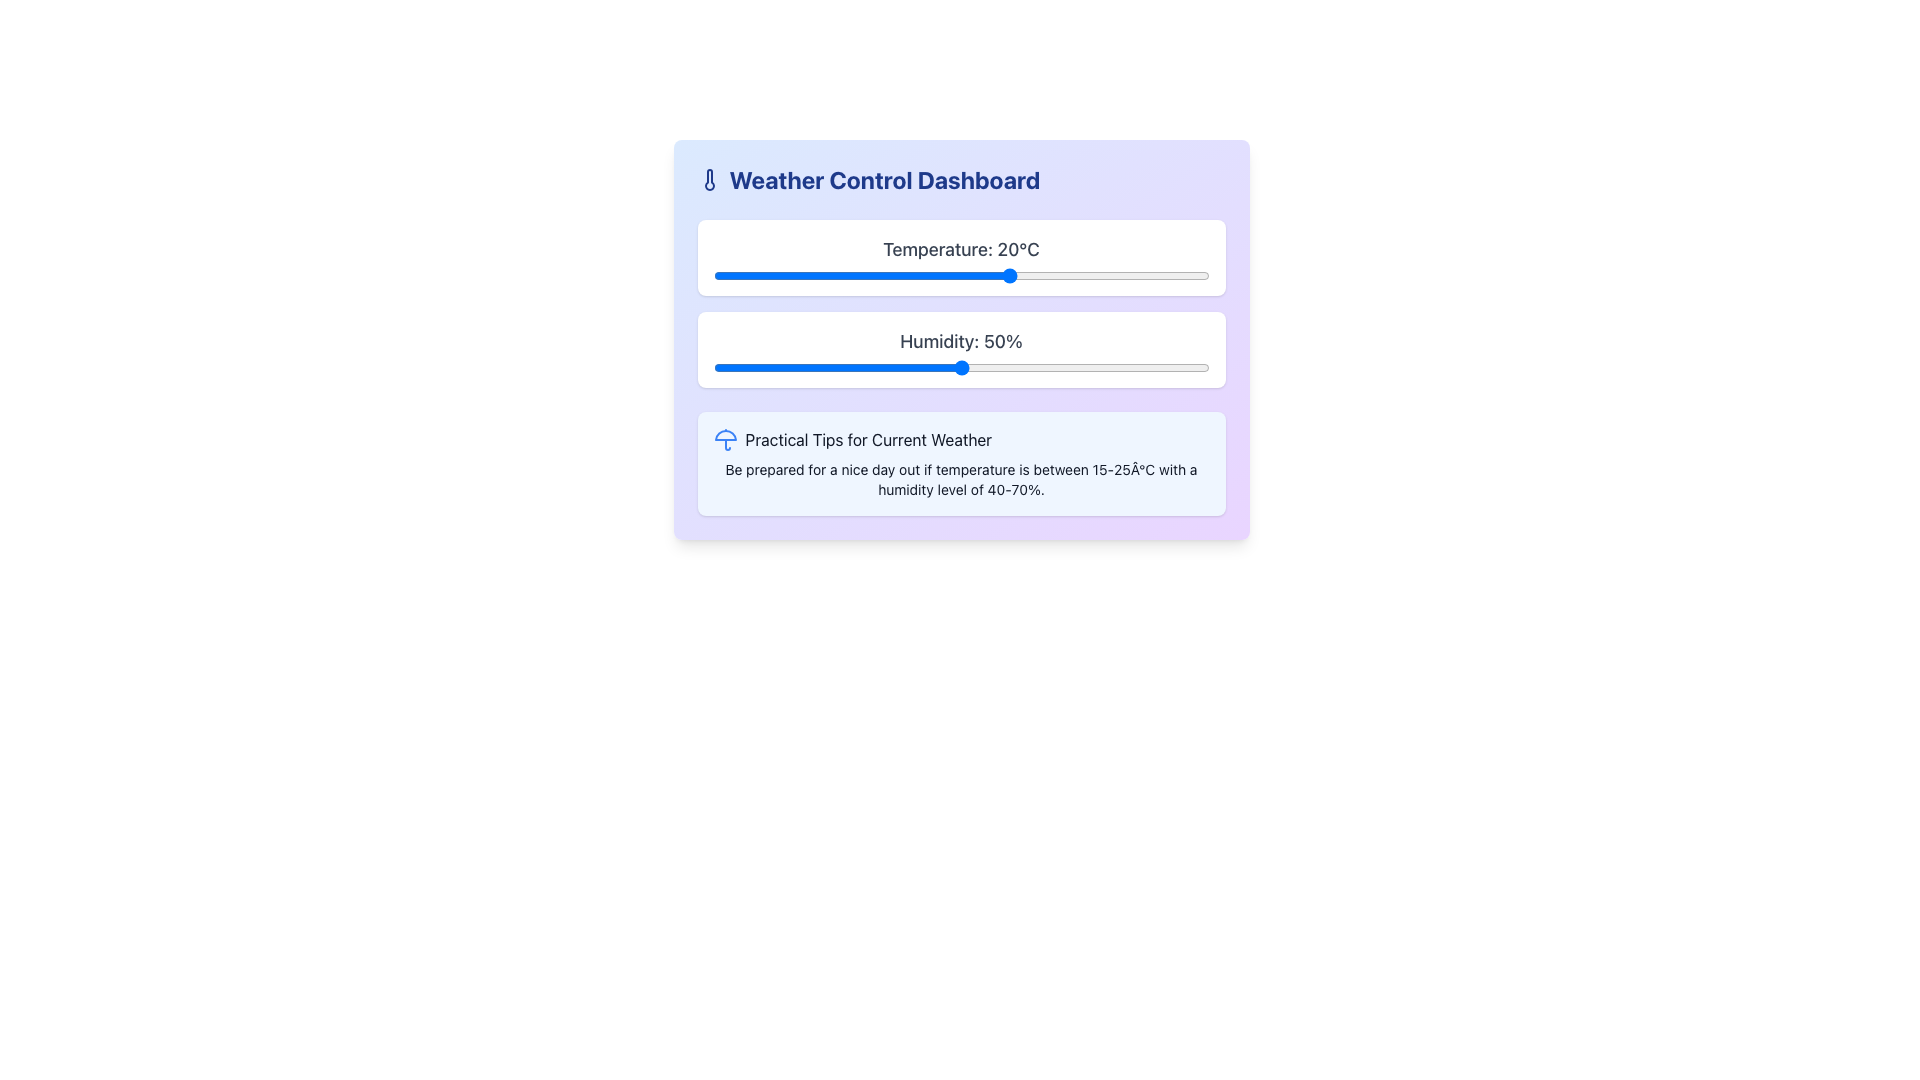  Describe the element at coordinates (961, 349) in the screenshot. I see `the interactive slider labeled 'Humidity: 50%' which displays a blue indicator on a gradient background ranging from yellow to green` at that location.